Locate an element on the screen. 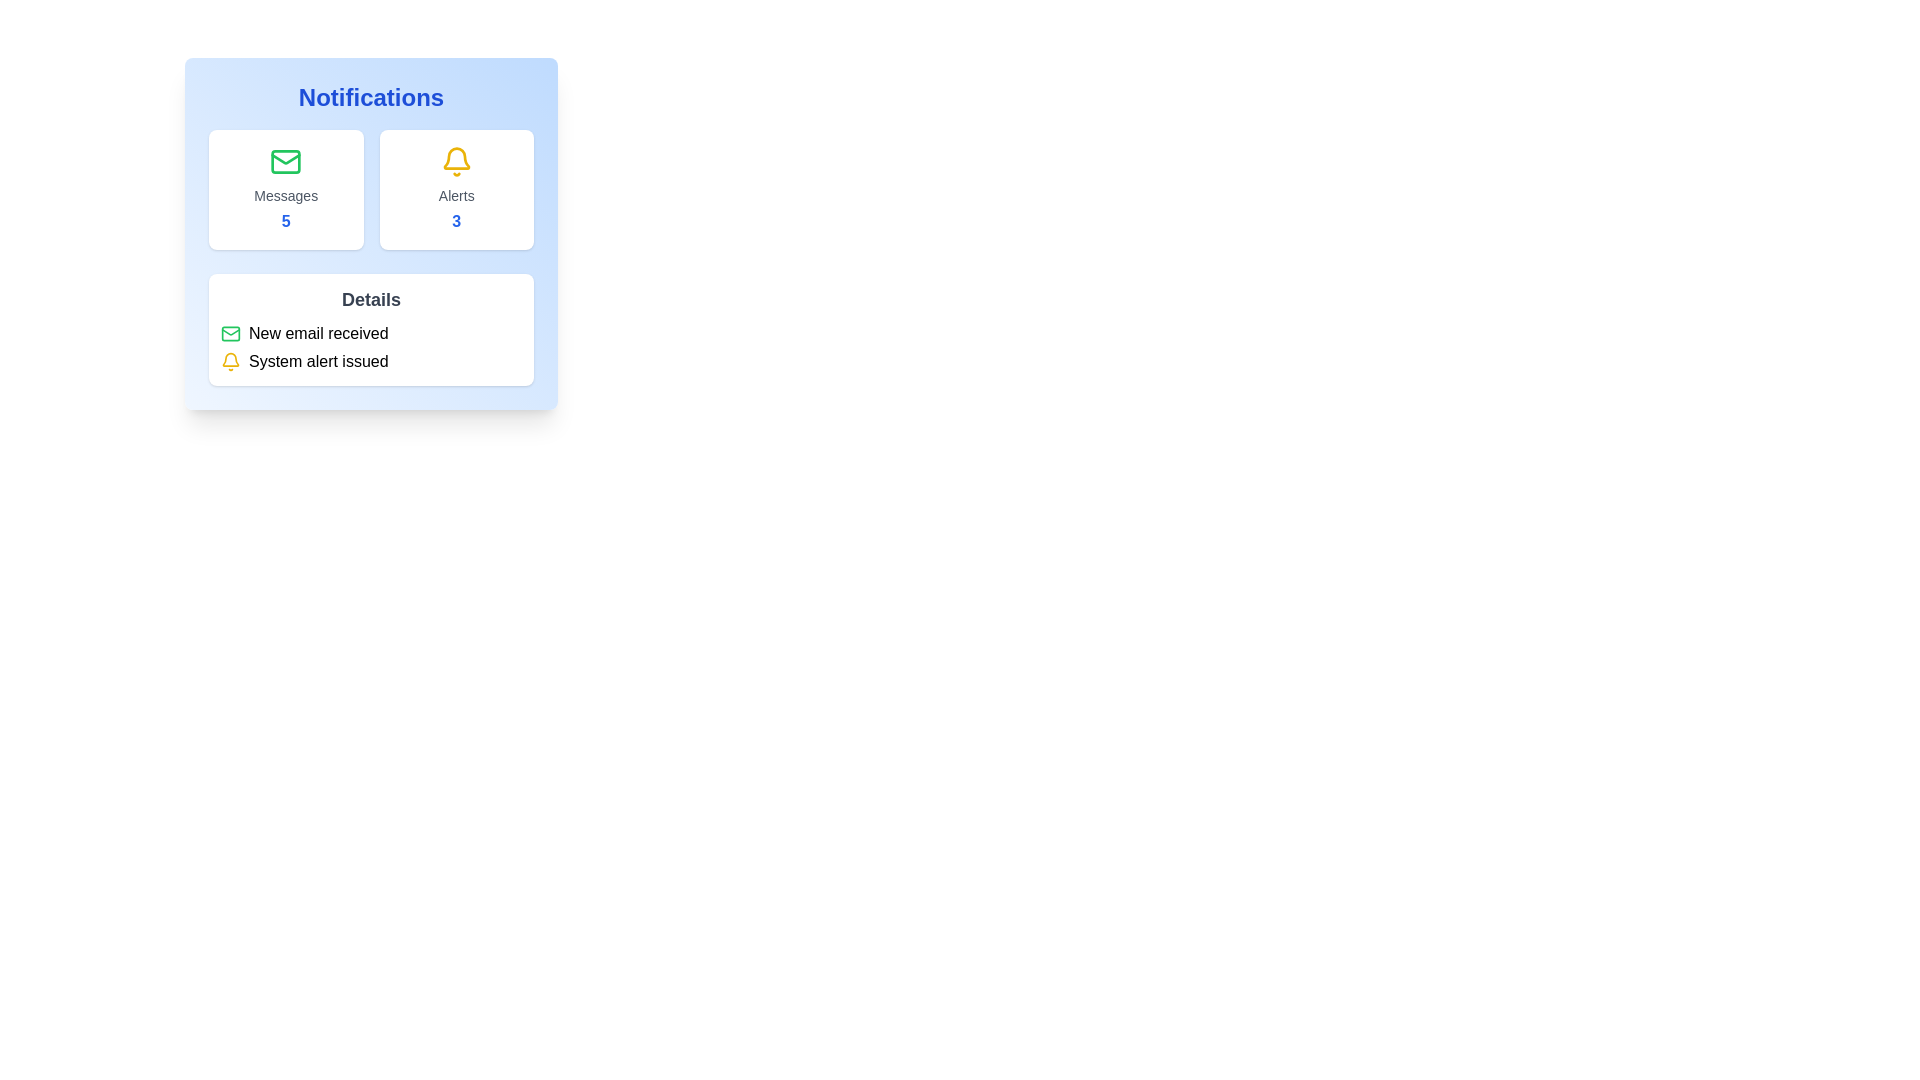 Image resolution: width=1920 pixels, height=1080 pixels. the notification icon indicating 'New email received', which is located in the 'Details' section of the interface, to the left of the corresponding text is located at coordinates (230, 333).